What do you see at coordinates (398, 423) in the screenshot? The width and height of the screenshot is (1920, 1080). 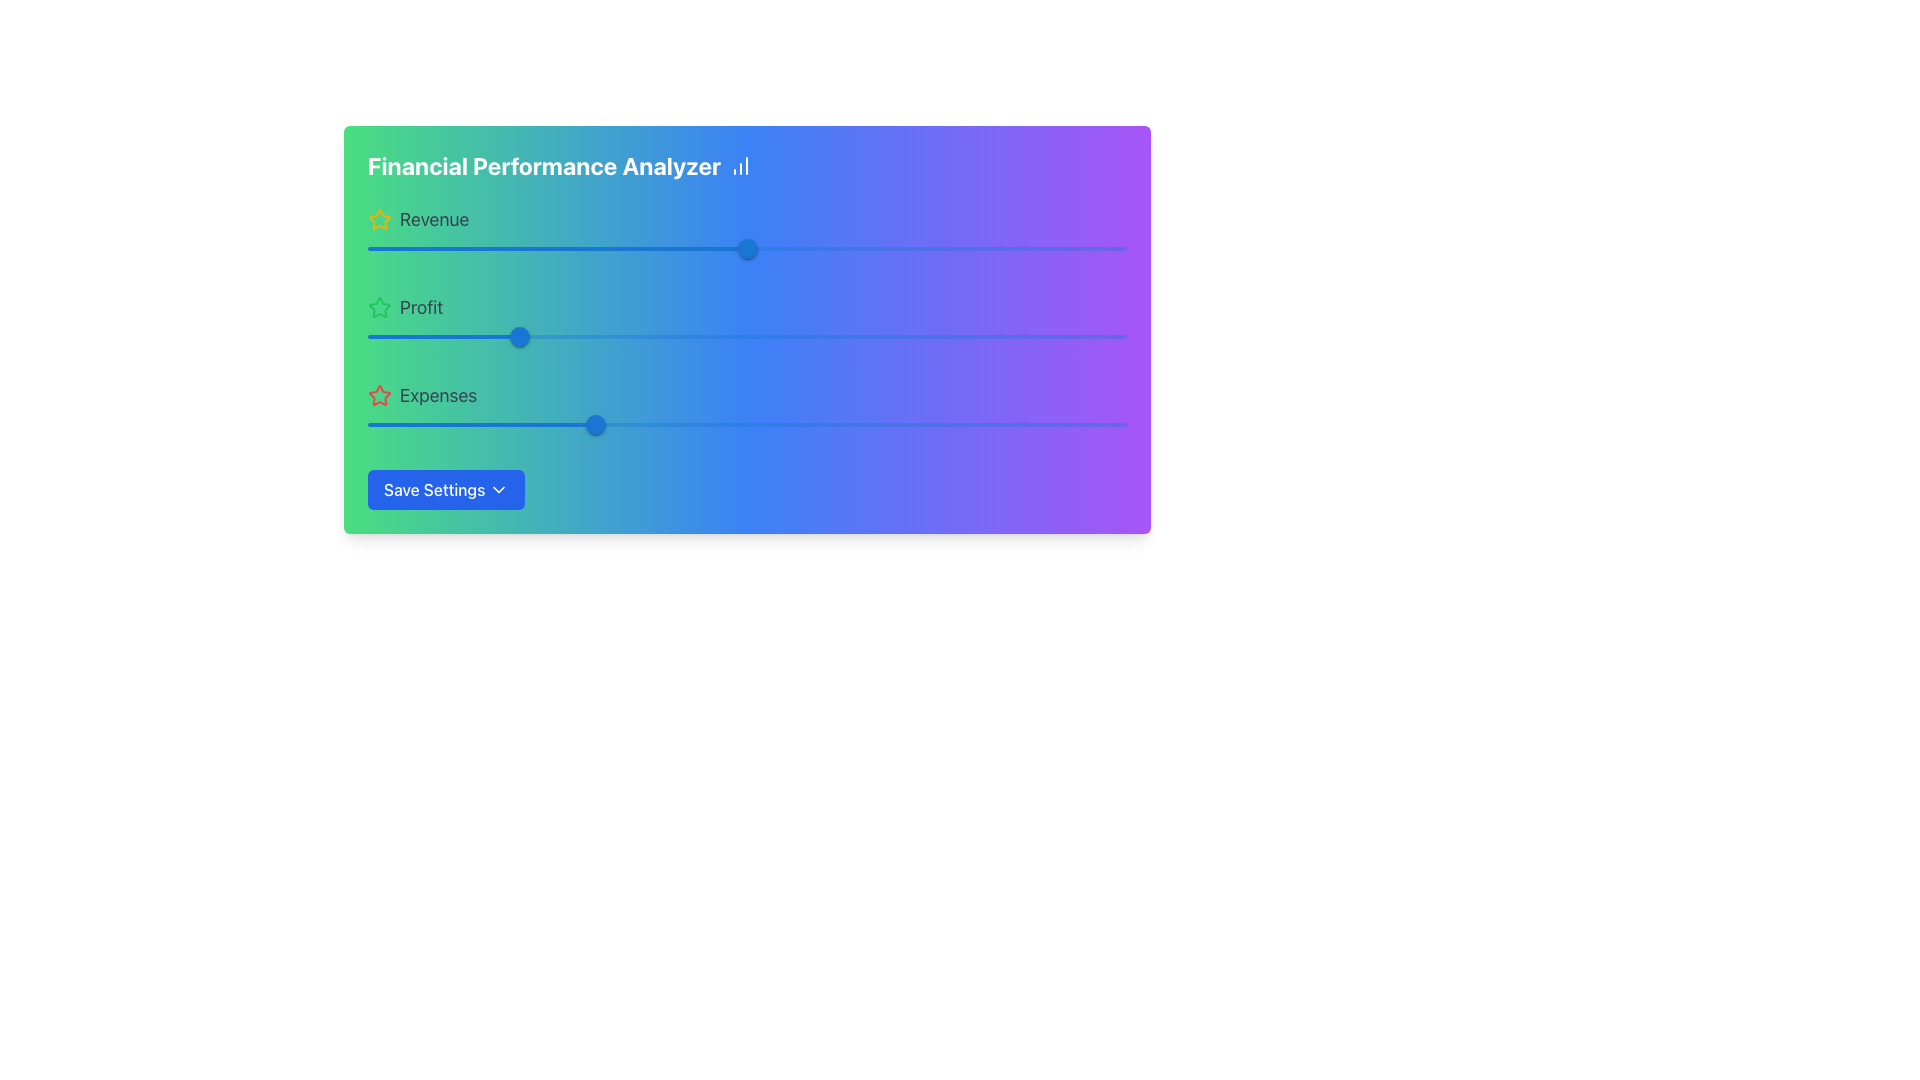 I see `the Expenses slider` at bounding box center [398, 423].